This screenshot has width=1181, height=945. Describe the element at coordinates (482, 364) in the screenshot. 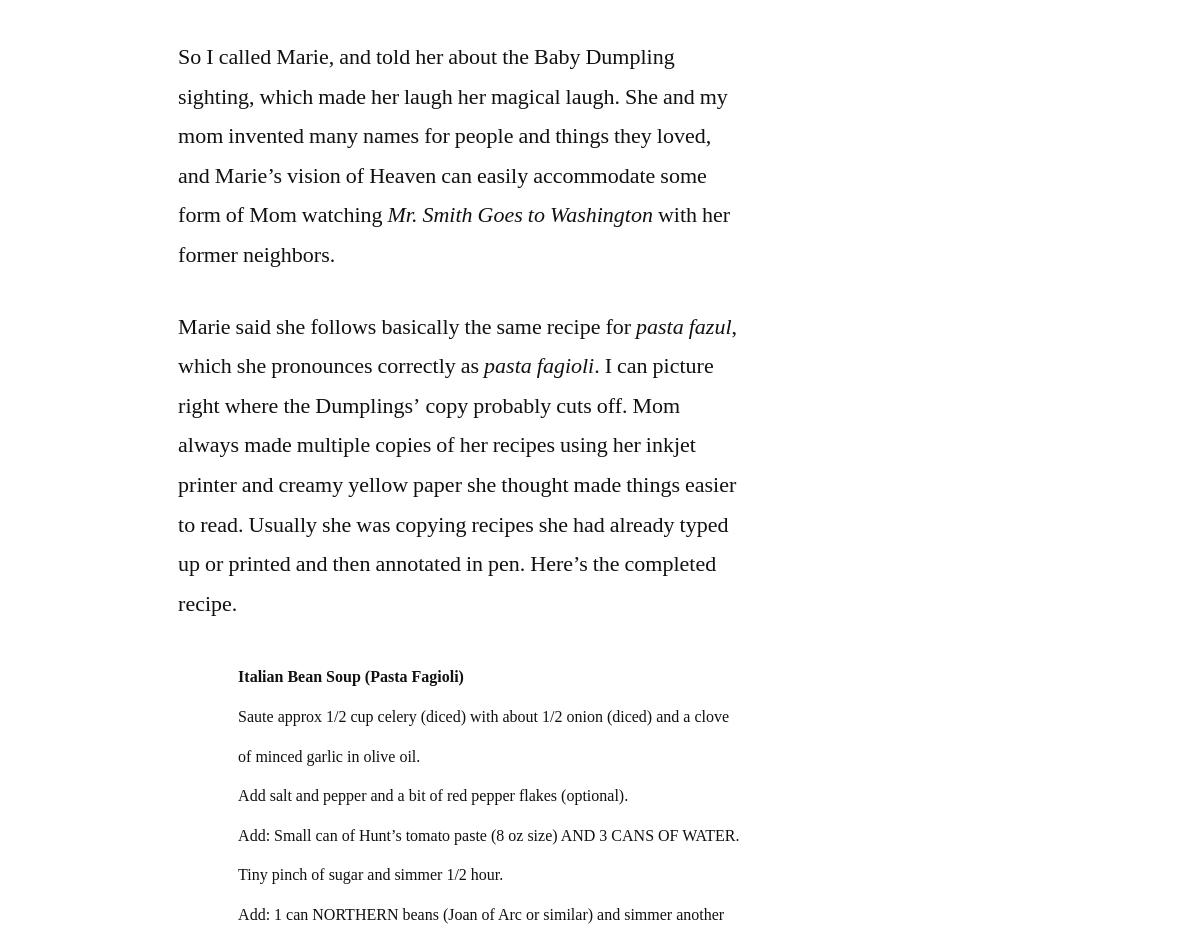

I see `'pasta fagioli'` at that location.